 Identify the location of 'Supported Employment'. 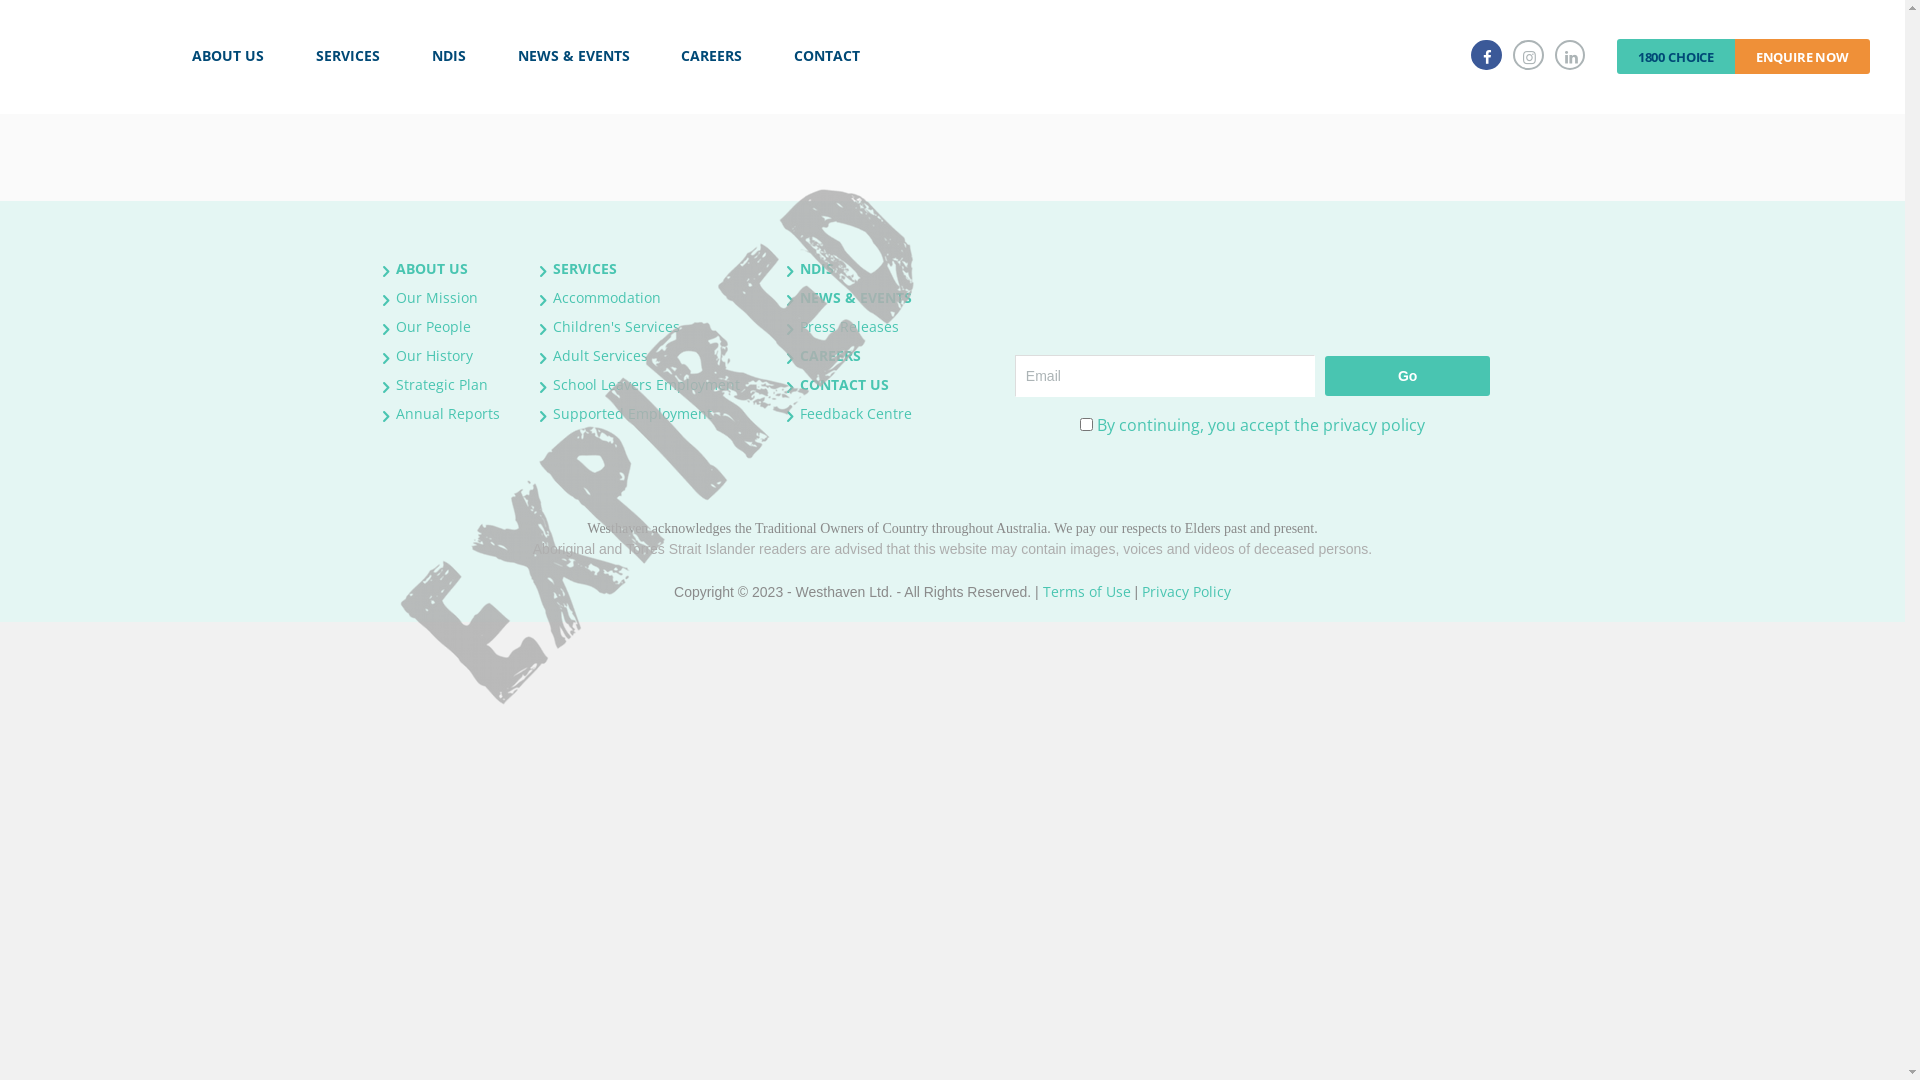
(631, 412).